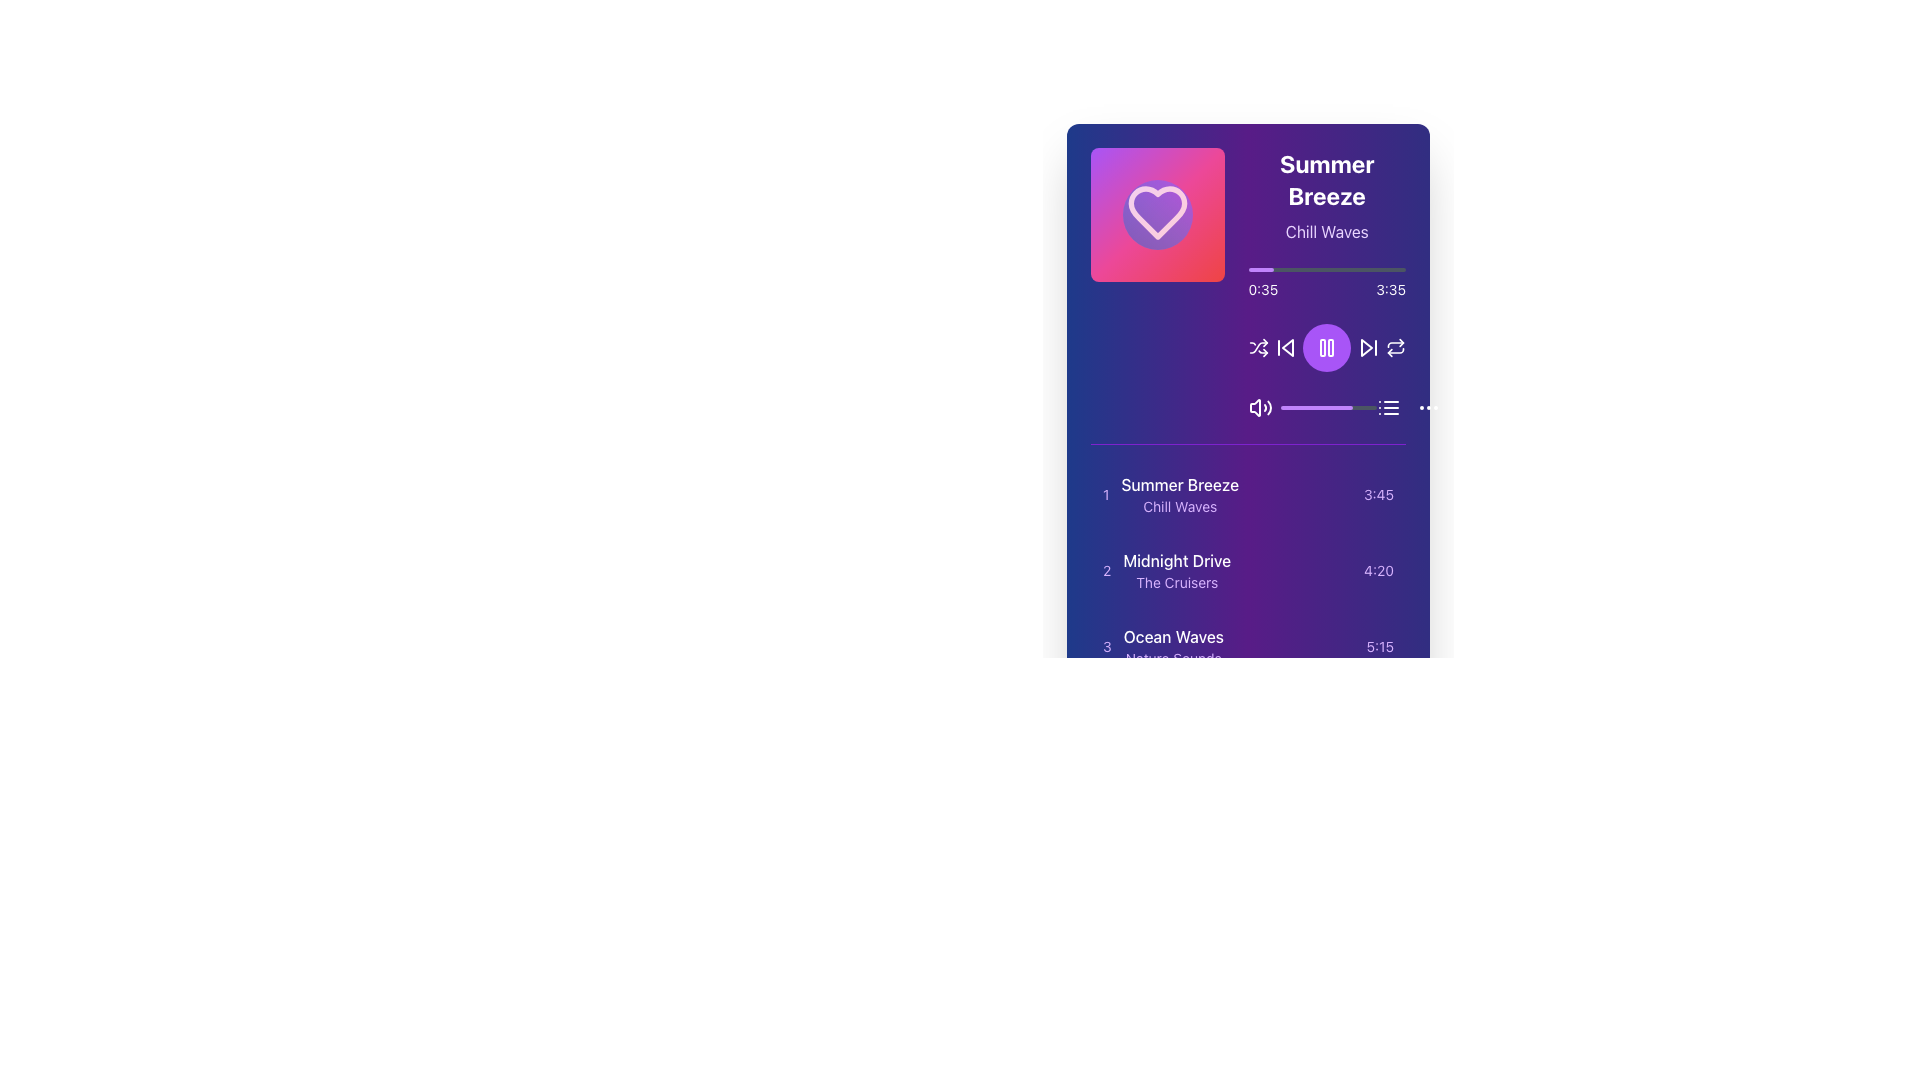 The width and height of the screenshot is (1920, 1080). I want to click on the playback control area of the multimedia playback interface displaying the song title 'Summer Breeze', so click(1327, 284).